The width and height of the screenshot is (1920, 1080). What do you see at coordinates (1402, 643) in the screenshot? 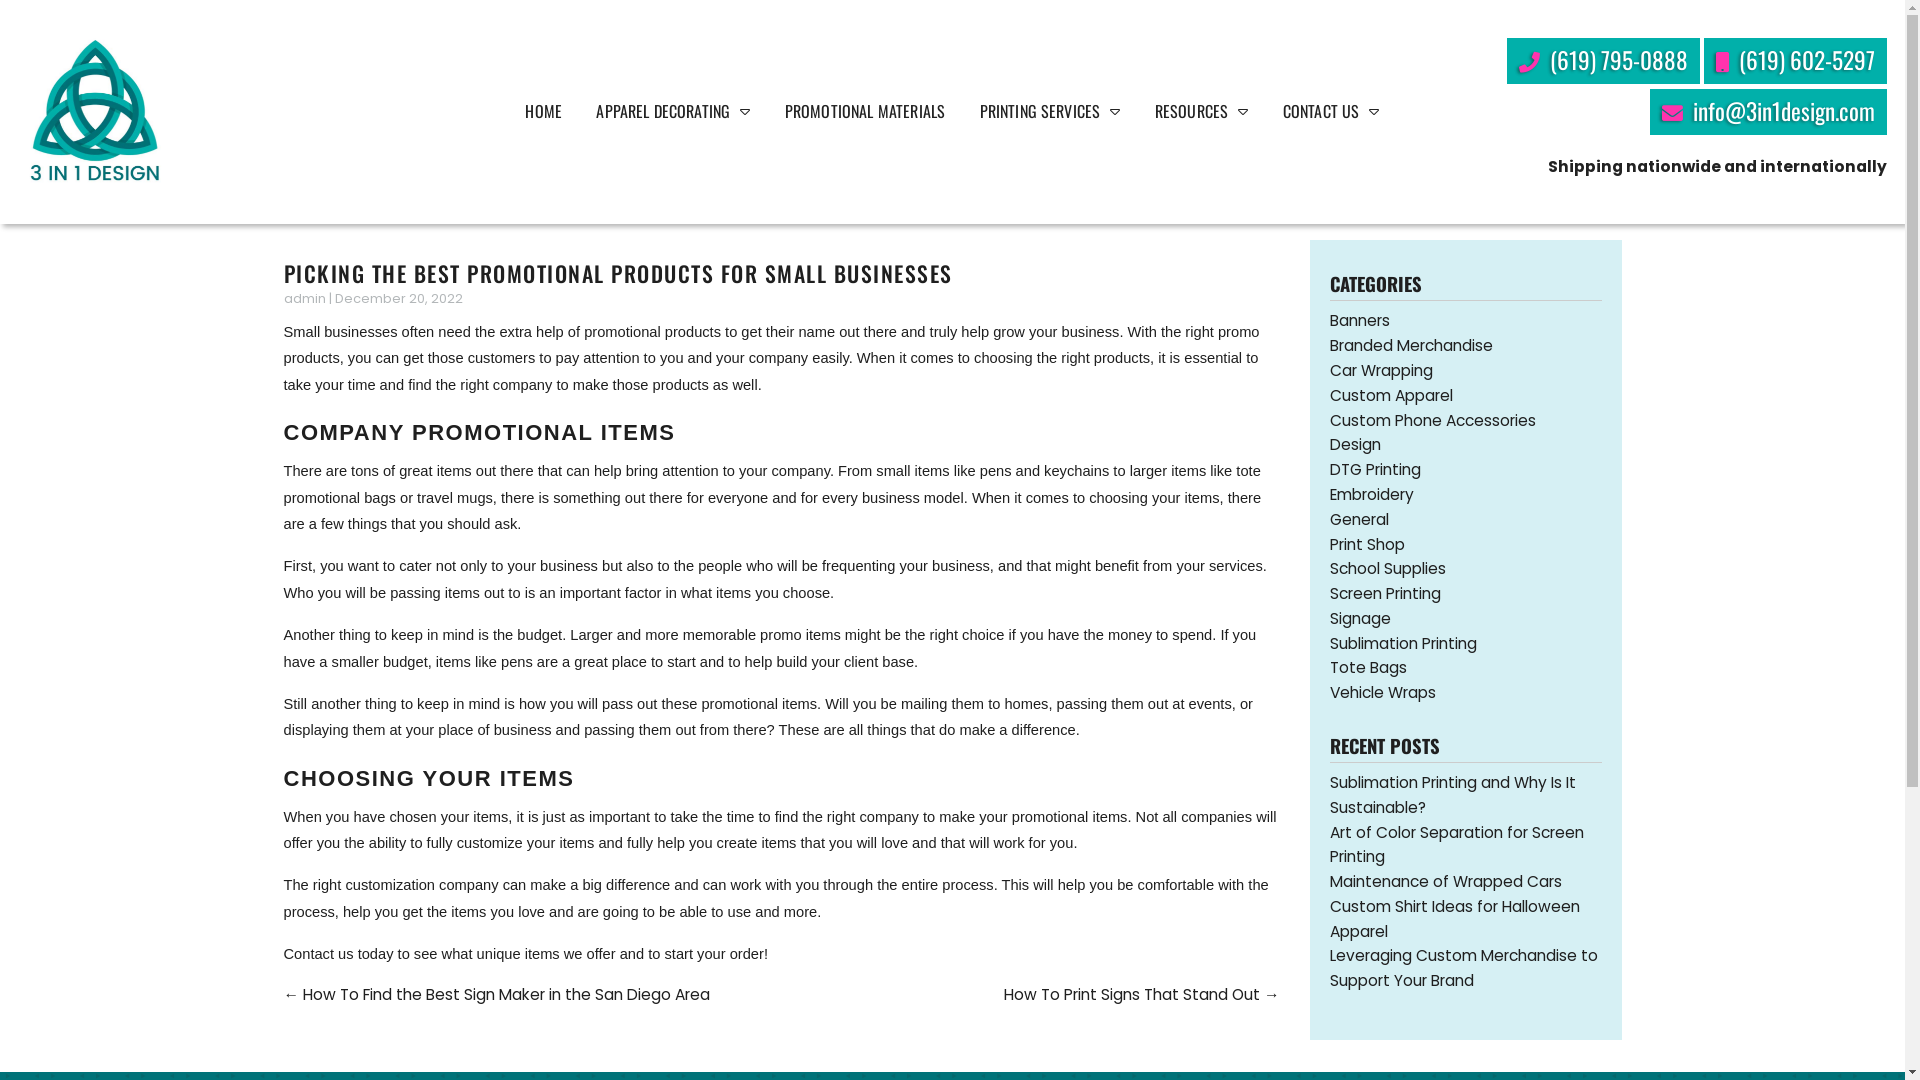
I see `'Sublimation Printing'` at bounding box center [1402, 643].